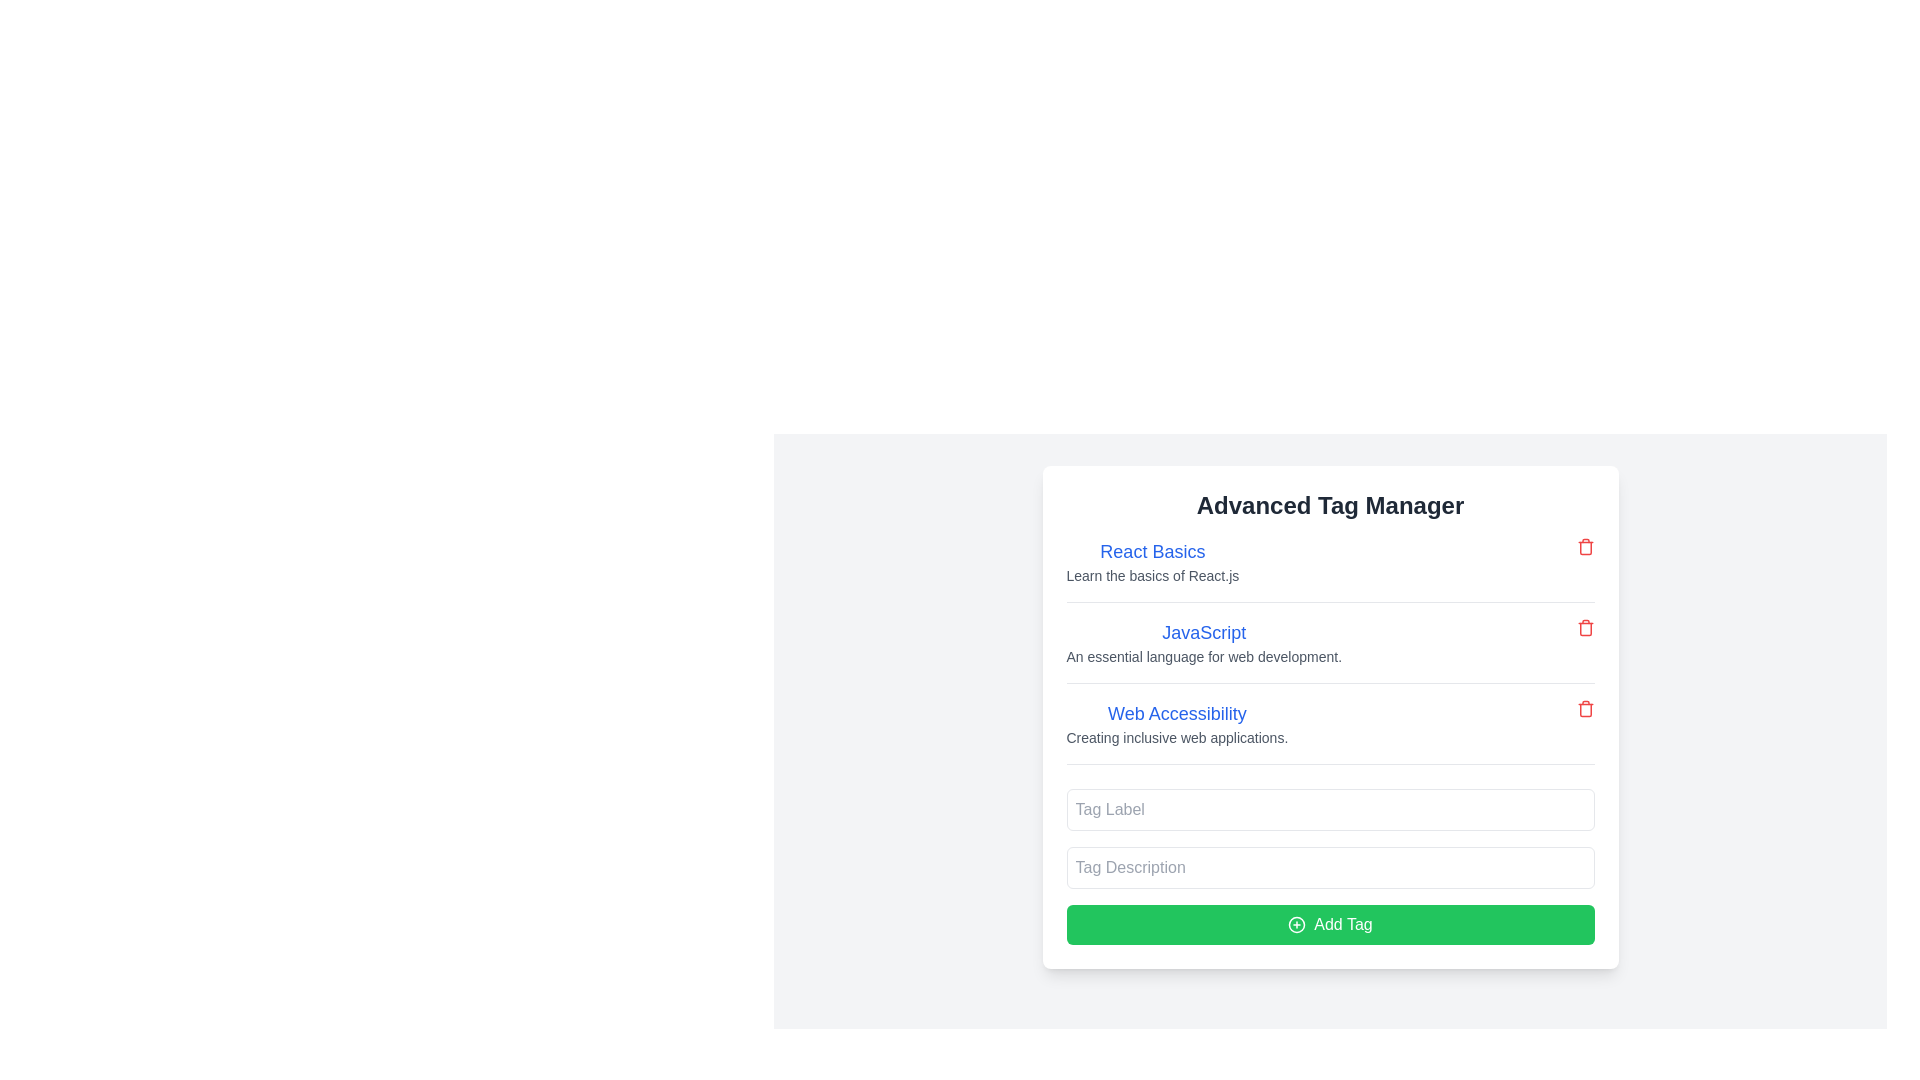 This screenshot has width=1920, height=1080. What do you see at coordinates (1584, 627) in the screenshot?
I see `the red trash icon button located to the far right of the 'JavaScript' text section` at bounding box center [1584, 627].